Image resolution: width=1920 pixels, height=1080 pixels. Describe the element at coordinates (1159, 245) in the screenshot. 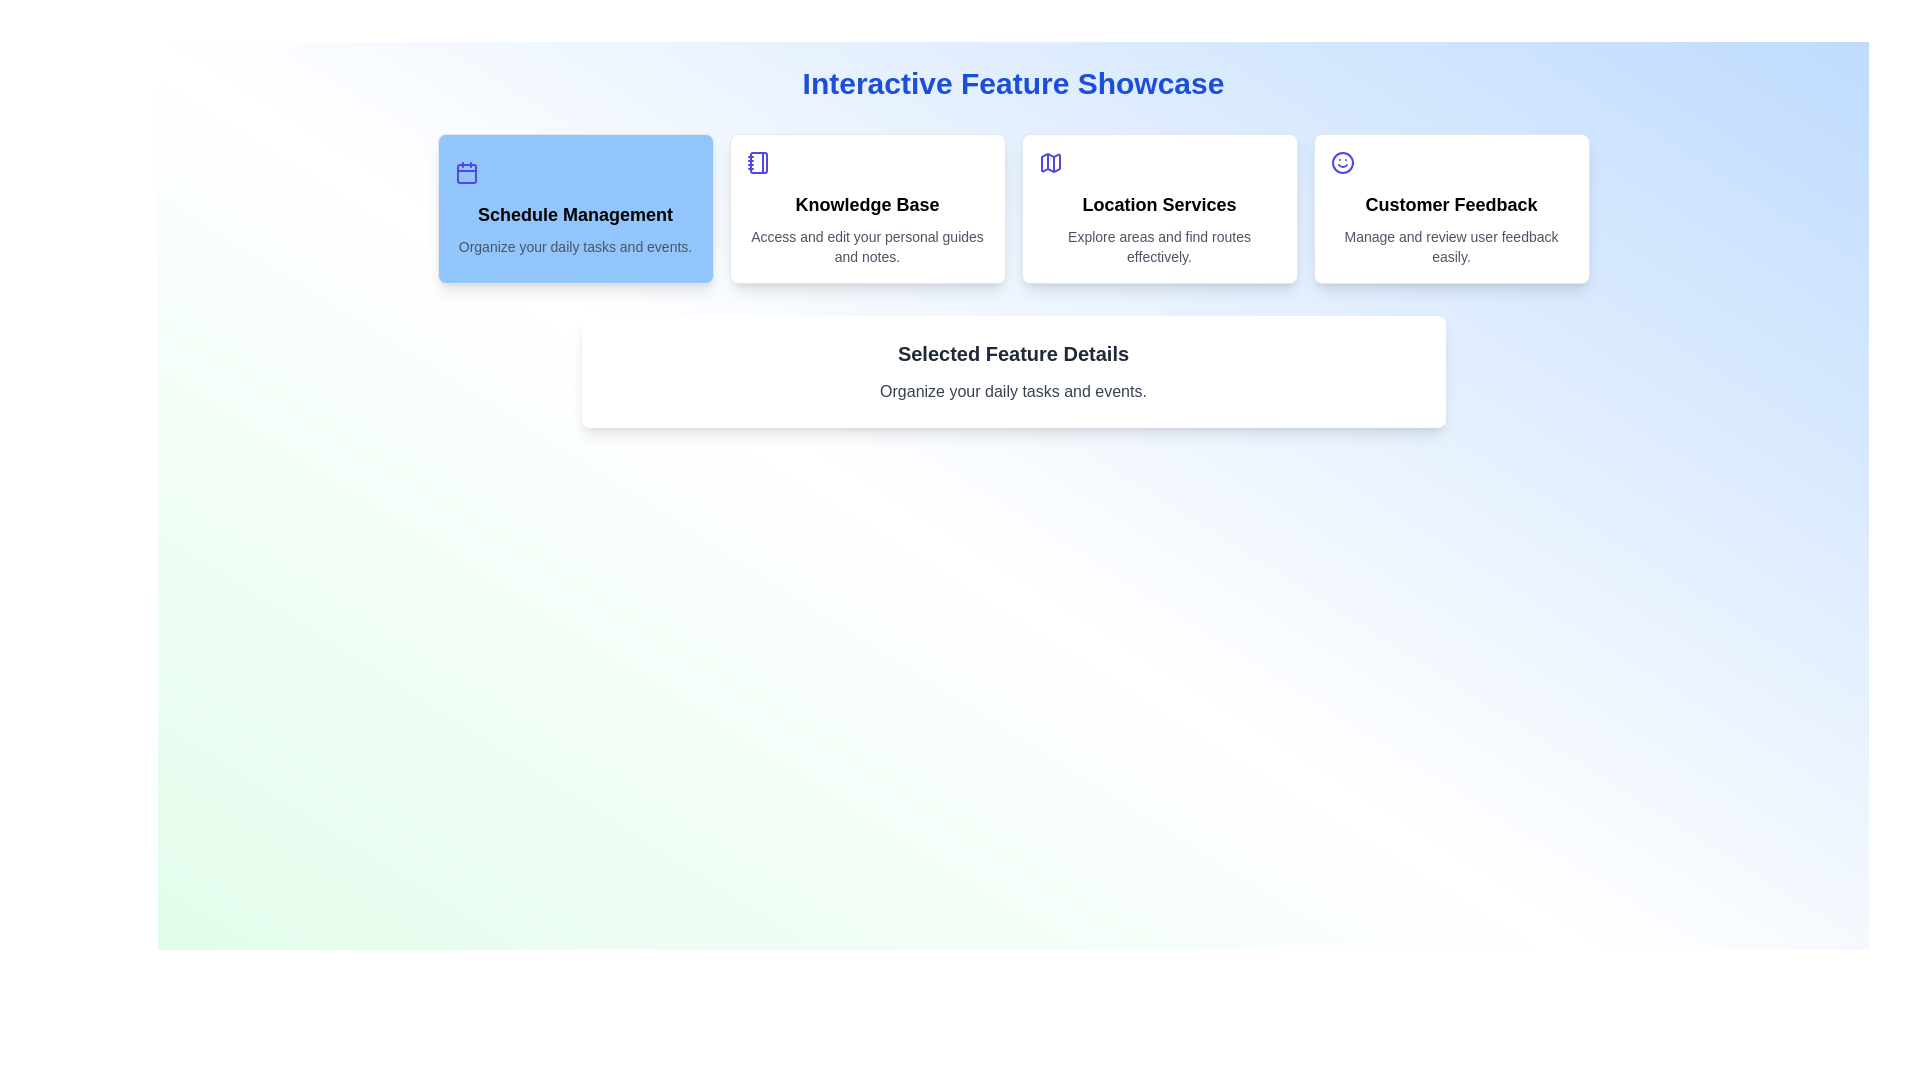

I see `the static text that provides additional descriptive information about the 'Location Services' feature, located at the bottom of the 'Location Services' section` at that location.